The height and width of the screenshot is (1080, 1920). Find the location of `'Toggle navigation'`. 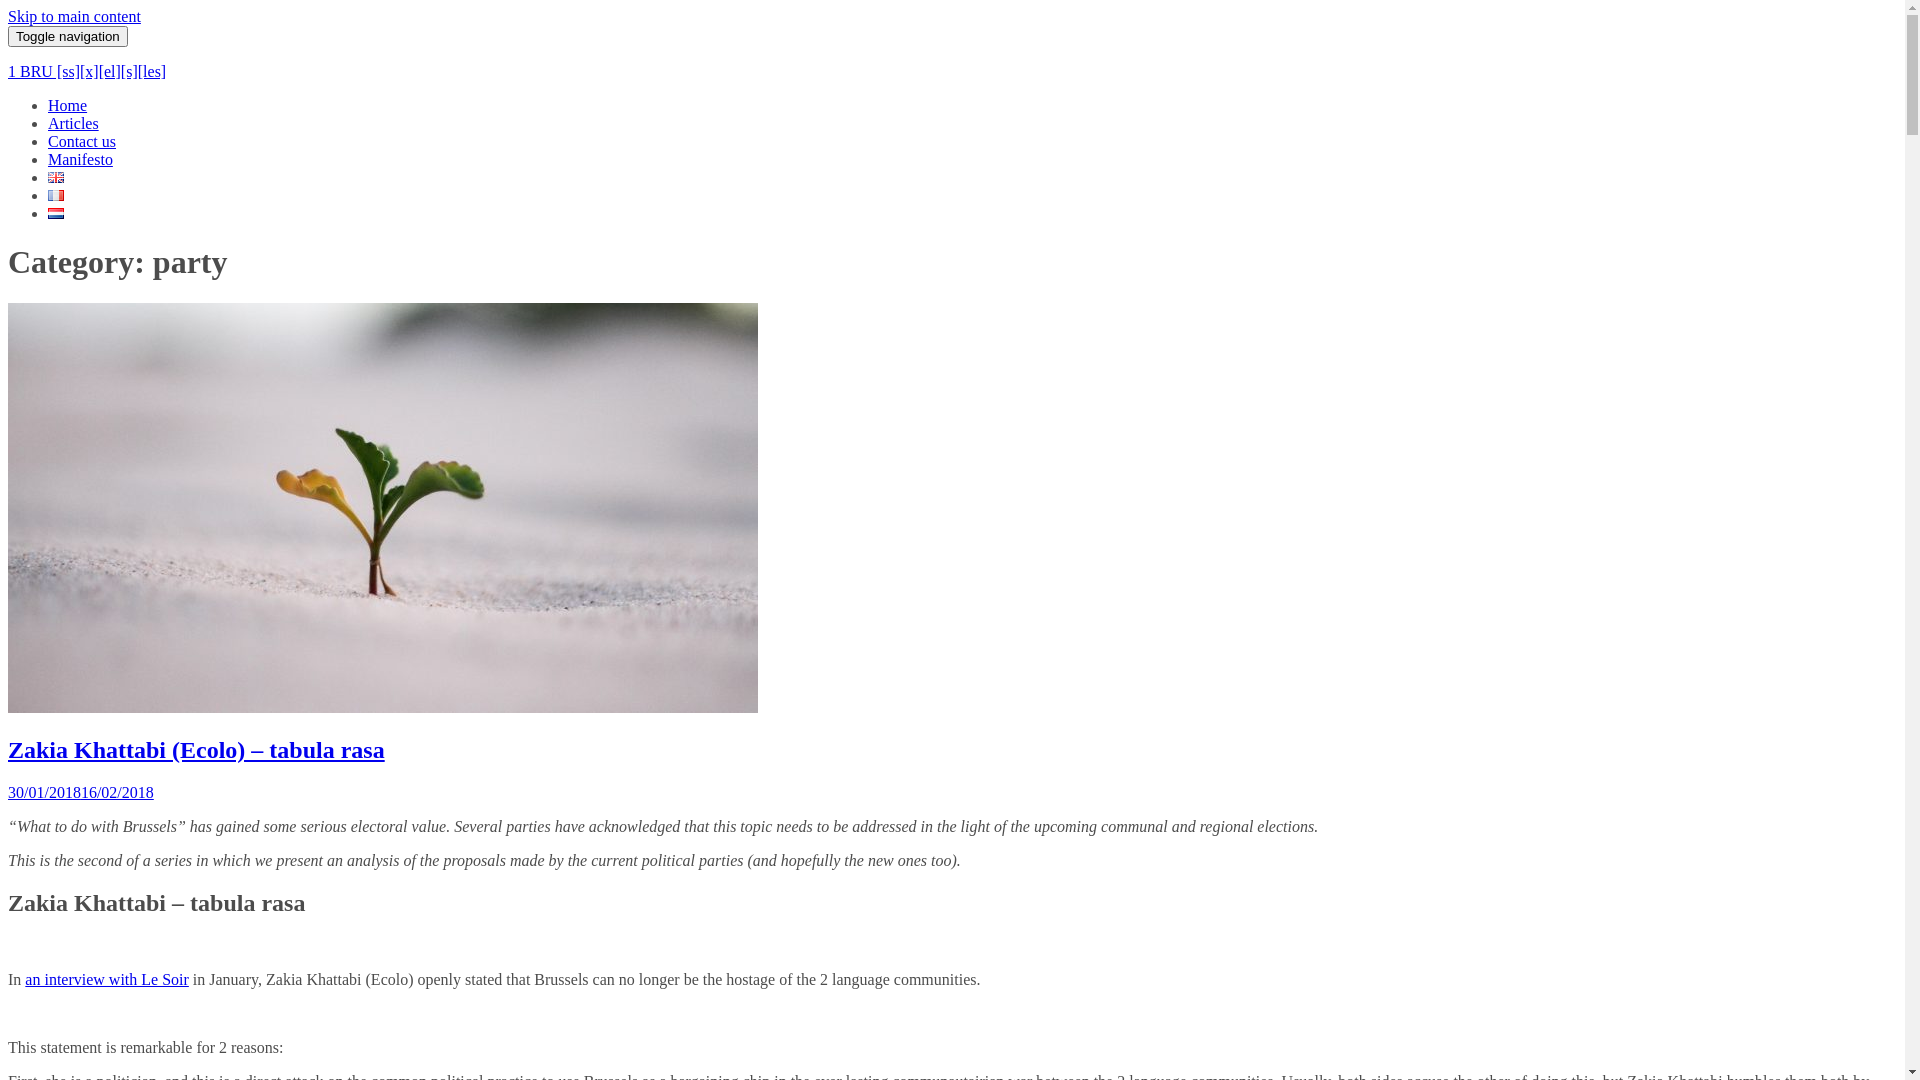

'Toggle navigation' is located at coordinates (67, 36).